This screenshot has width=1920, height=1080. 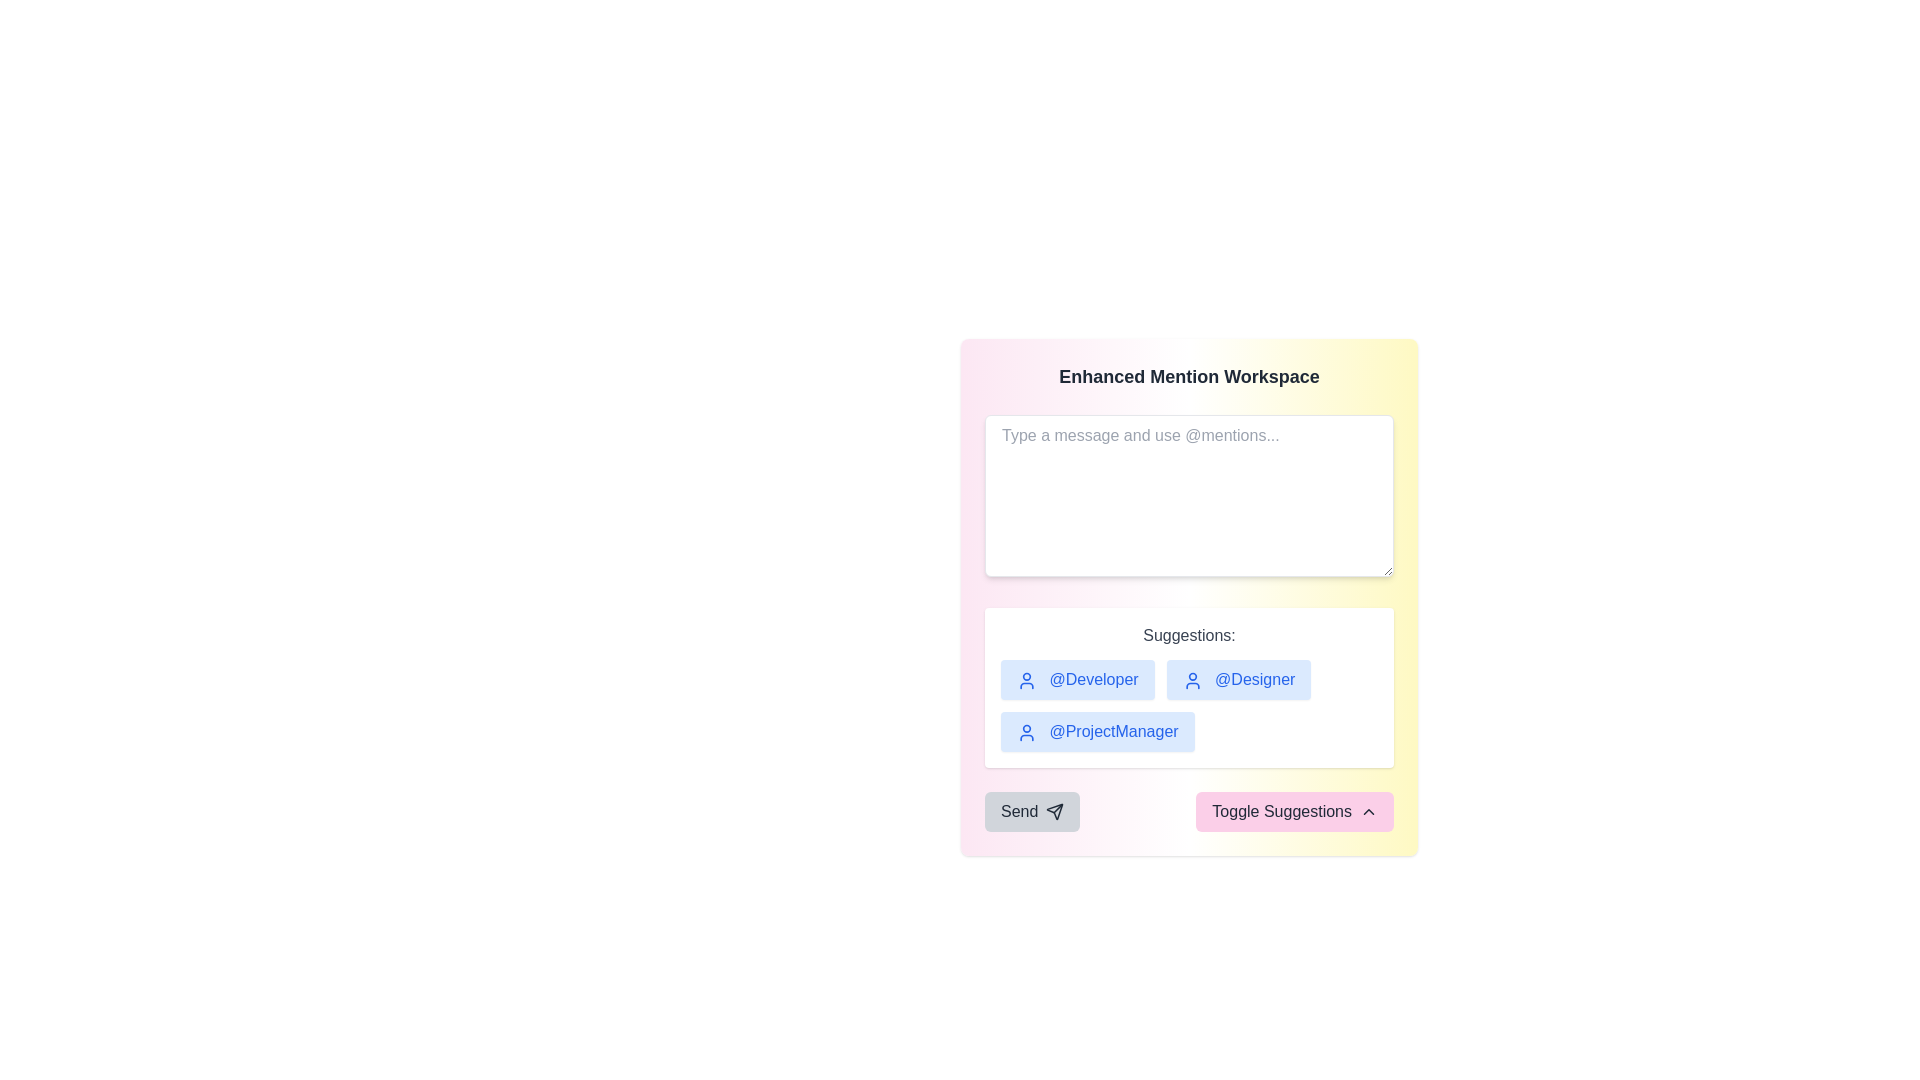 I want to click on the user profile icon located to the left of the '@Designer' text in the 'Suggestions' section, which is characterized by a circular head and a semi-oval body in blue color, so click(x=1192, y=680).